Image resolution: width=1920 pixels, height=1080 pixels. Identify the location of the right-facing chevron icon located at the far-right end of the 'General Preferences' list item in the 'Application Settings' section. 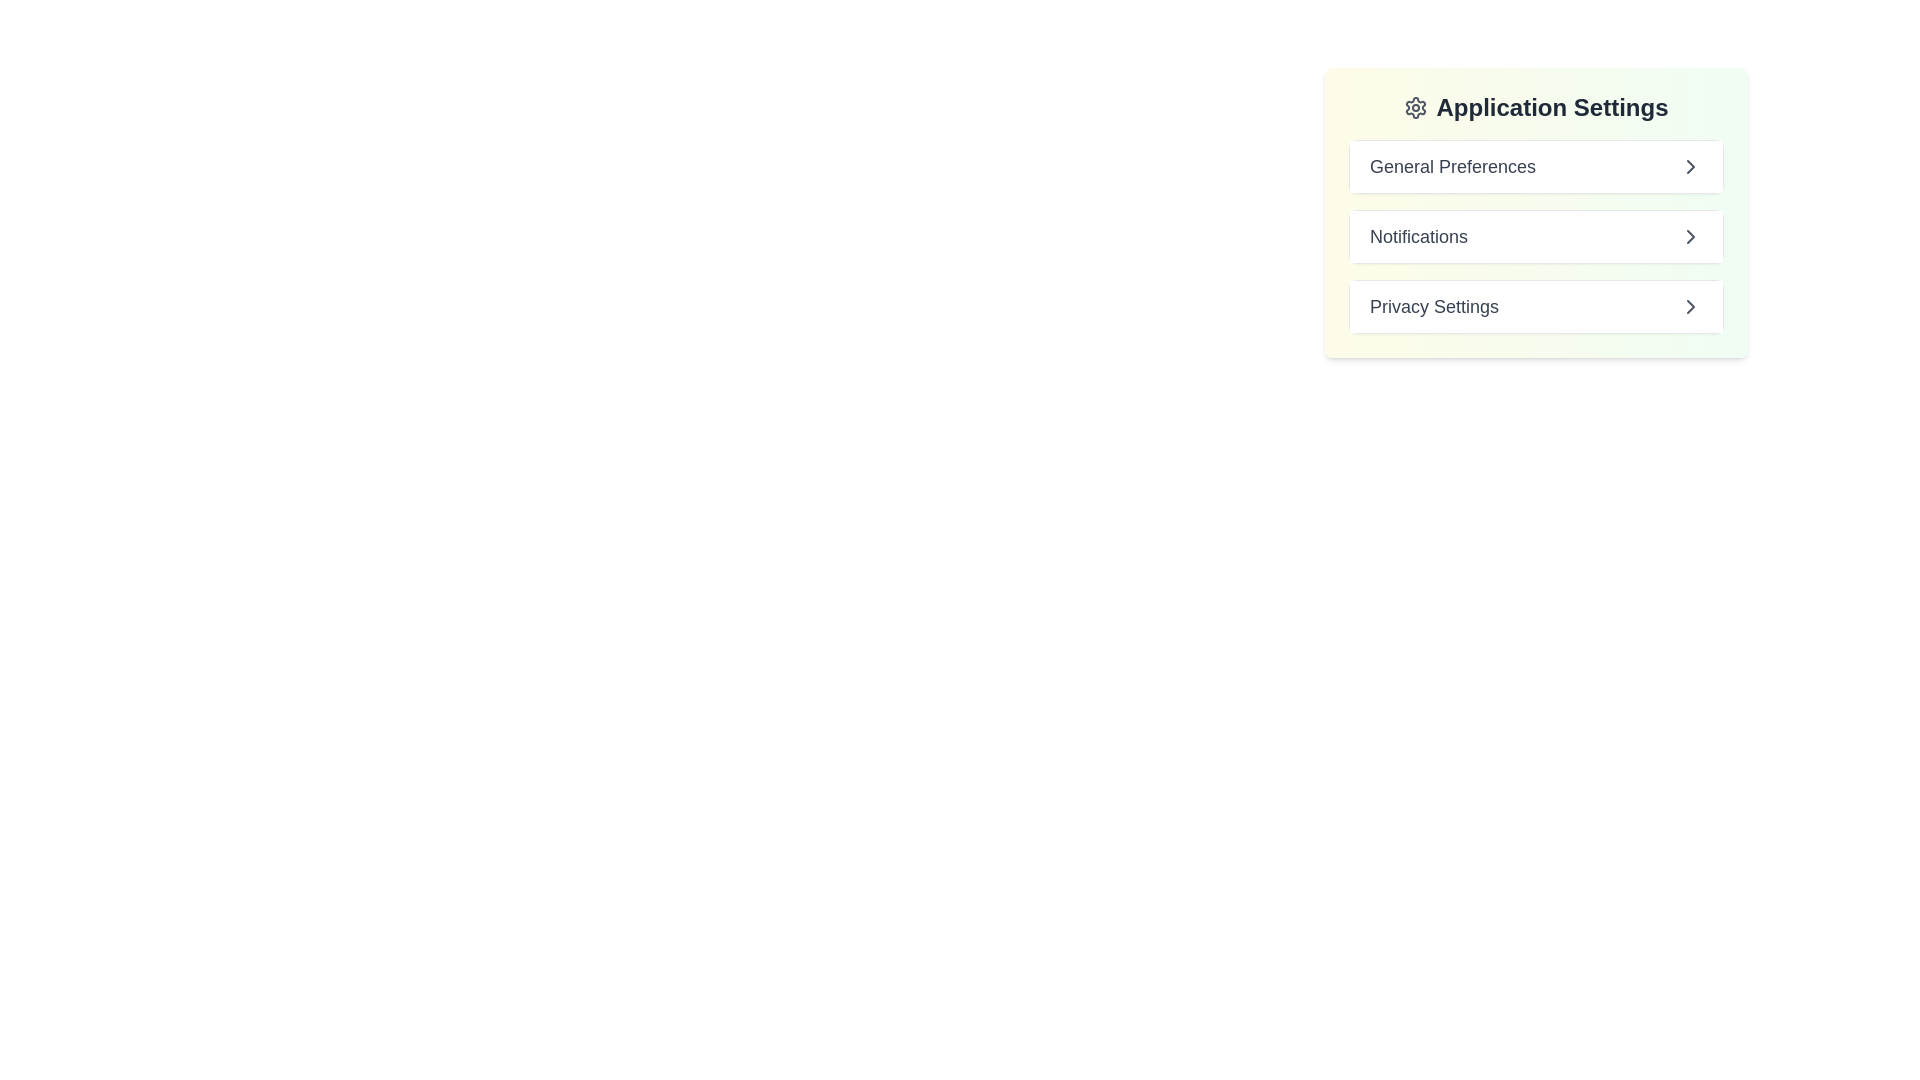
(1689, 165).